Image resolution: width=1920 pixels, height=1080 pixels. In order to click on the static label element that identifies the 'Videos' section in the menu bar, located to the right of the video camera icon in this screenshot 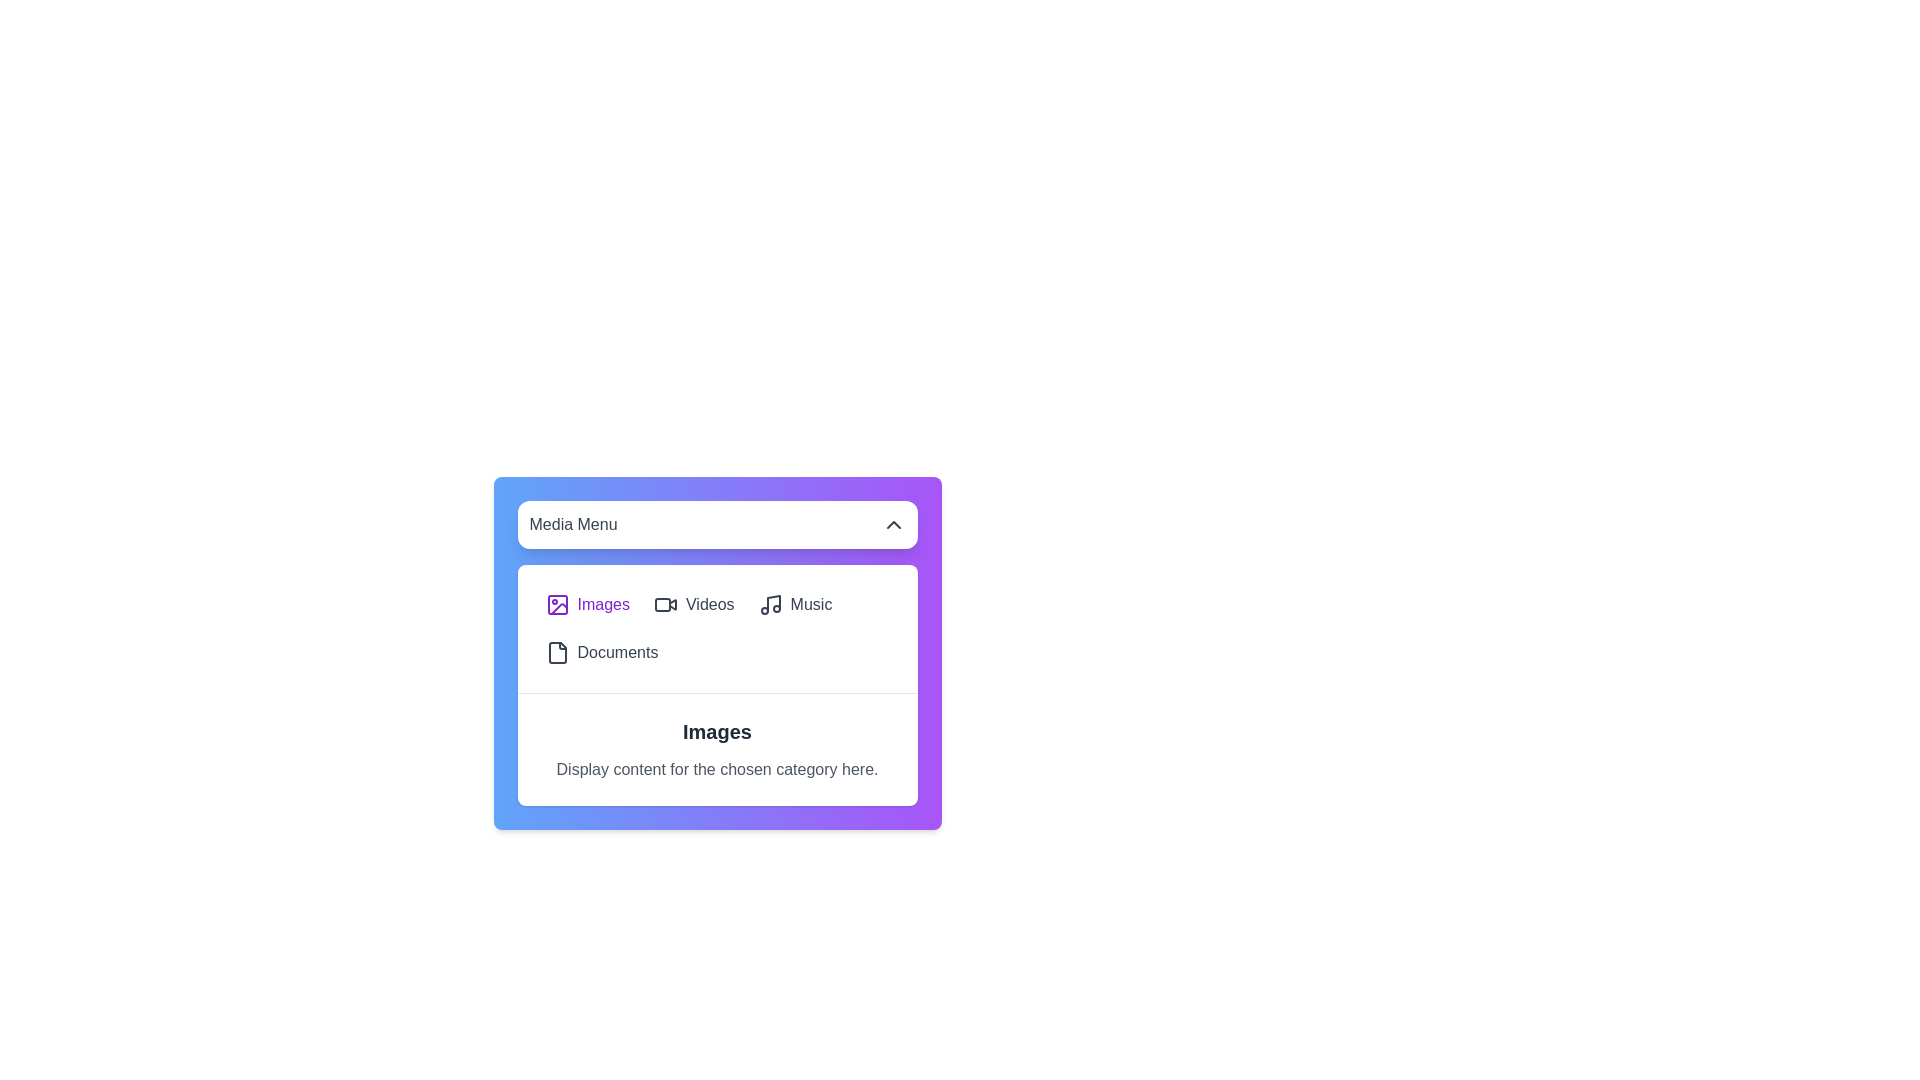, I will do `click(710, 604)`.